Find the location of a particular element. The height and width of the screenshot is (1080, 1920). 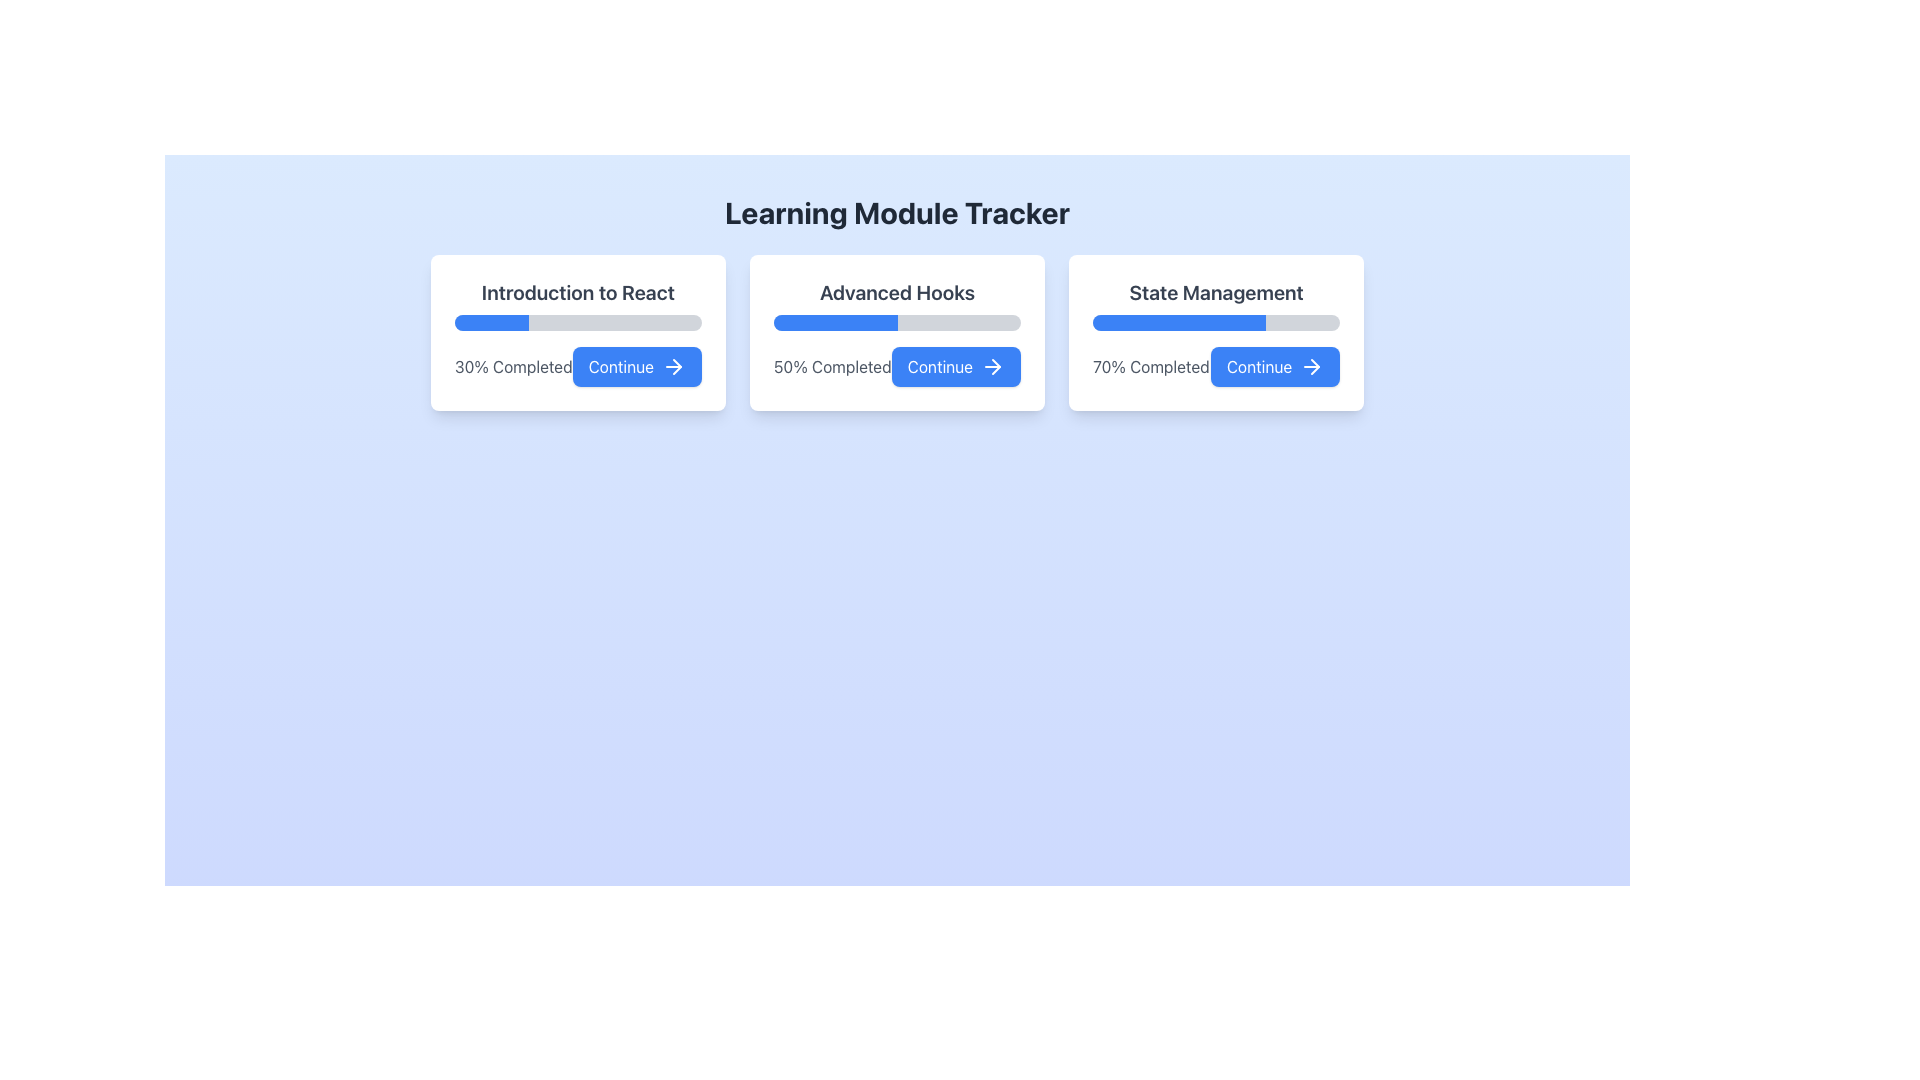

the button located in the 'Introduction to React' card, positioned to the right of the '30% Completed' text, to proceed to the next step is located at coordinates (636, 366).